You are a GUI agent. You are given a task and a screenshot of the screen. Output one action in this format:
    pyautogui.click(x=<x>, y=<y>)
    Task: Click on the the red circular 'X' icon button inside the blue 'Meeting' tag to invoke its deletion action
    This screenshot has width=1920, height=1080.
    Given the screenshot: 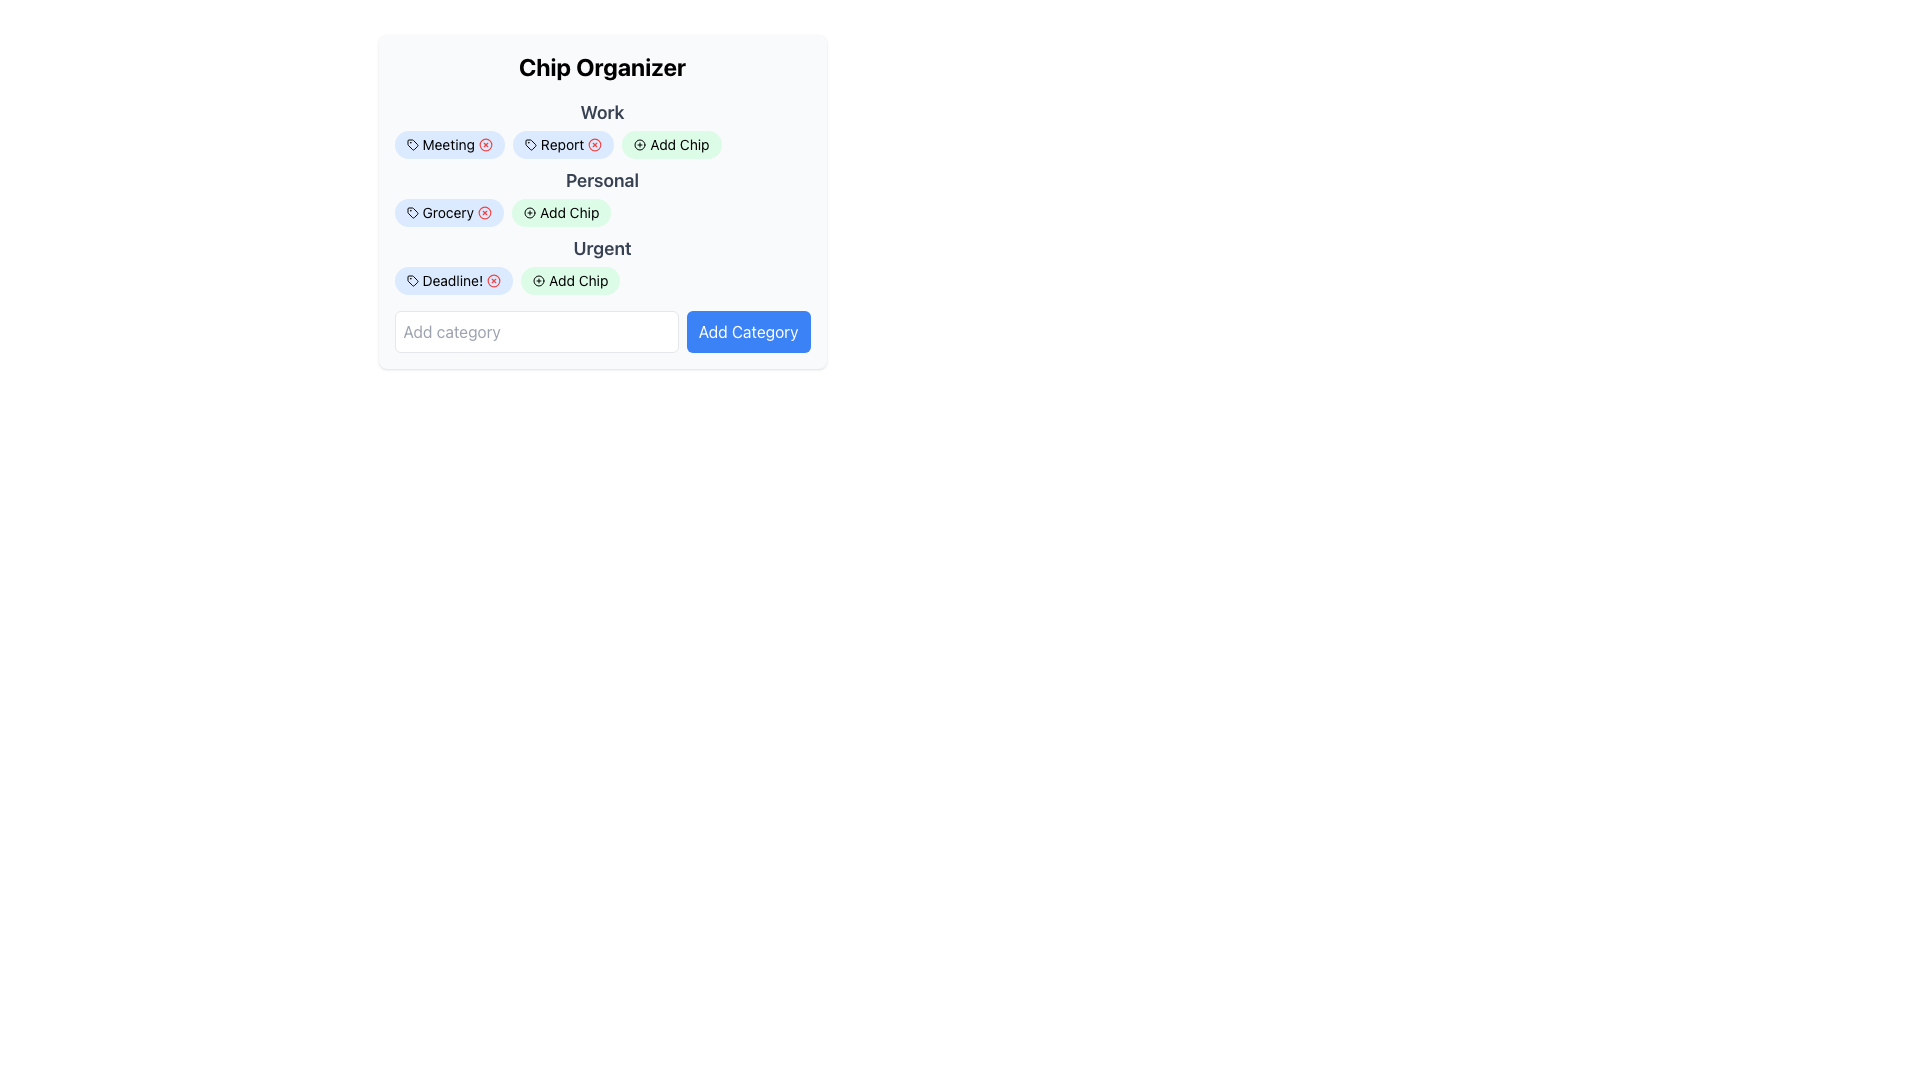 What is the action you would take?
    pyautogui.click(x=485, y=144)
    